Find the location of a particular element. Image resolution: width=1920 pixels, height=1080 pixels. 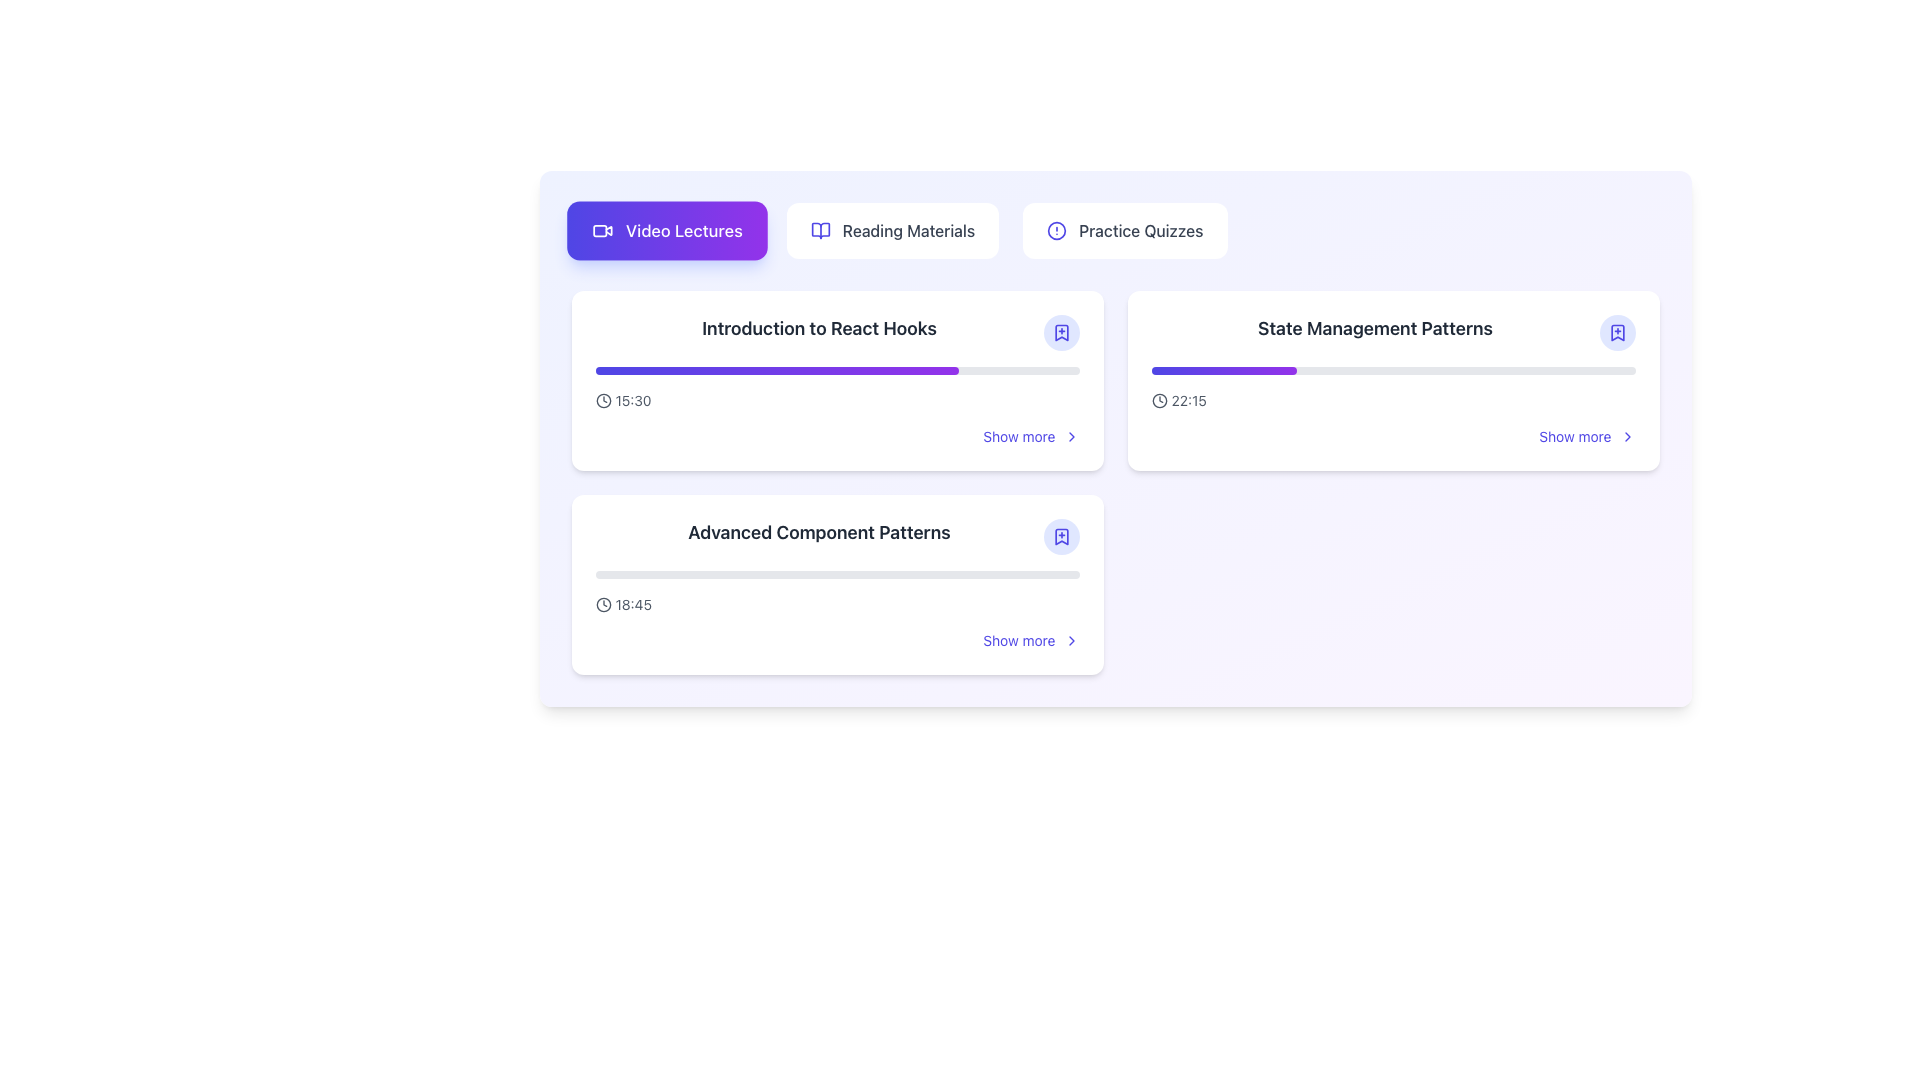

displayed time information from the Time display element located in the bottom-left corner of the 'State Management Patterns' card, adjacent to the clock icon is located at coordinates (1179, 401).